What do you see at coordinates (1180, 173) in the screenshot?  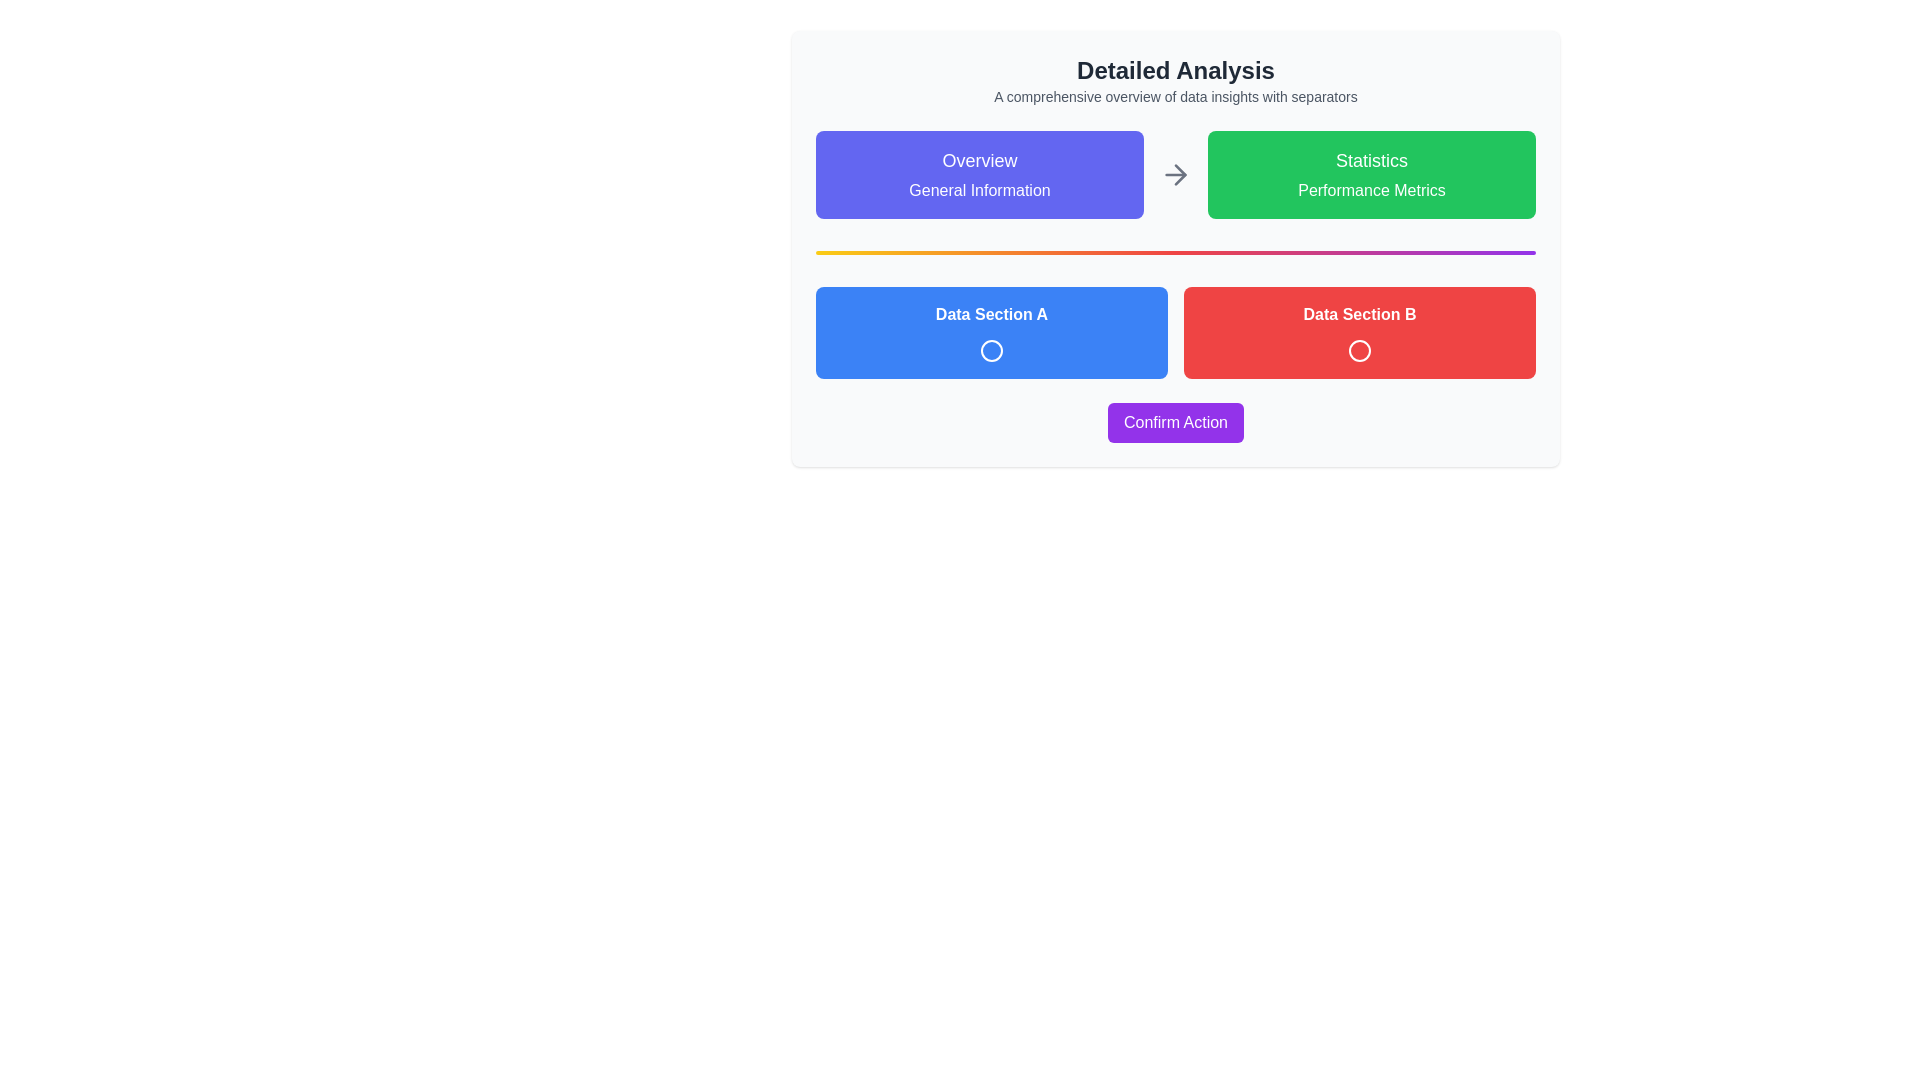 I see `the rightward-pointing arrow icon that signifies navigation from the 'Overview' section to the 'Statistics' section` at bounding box center [1180, 173].